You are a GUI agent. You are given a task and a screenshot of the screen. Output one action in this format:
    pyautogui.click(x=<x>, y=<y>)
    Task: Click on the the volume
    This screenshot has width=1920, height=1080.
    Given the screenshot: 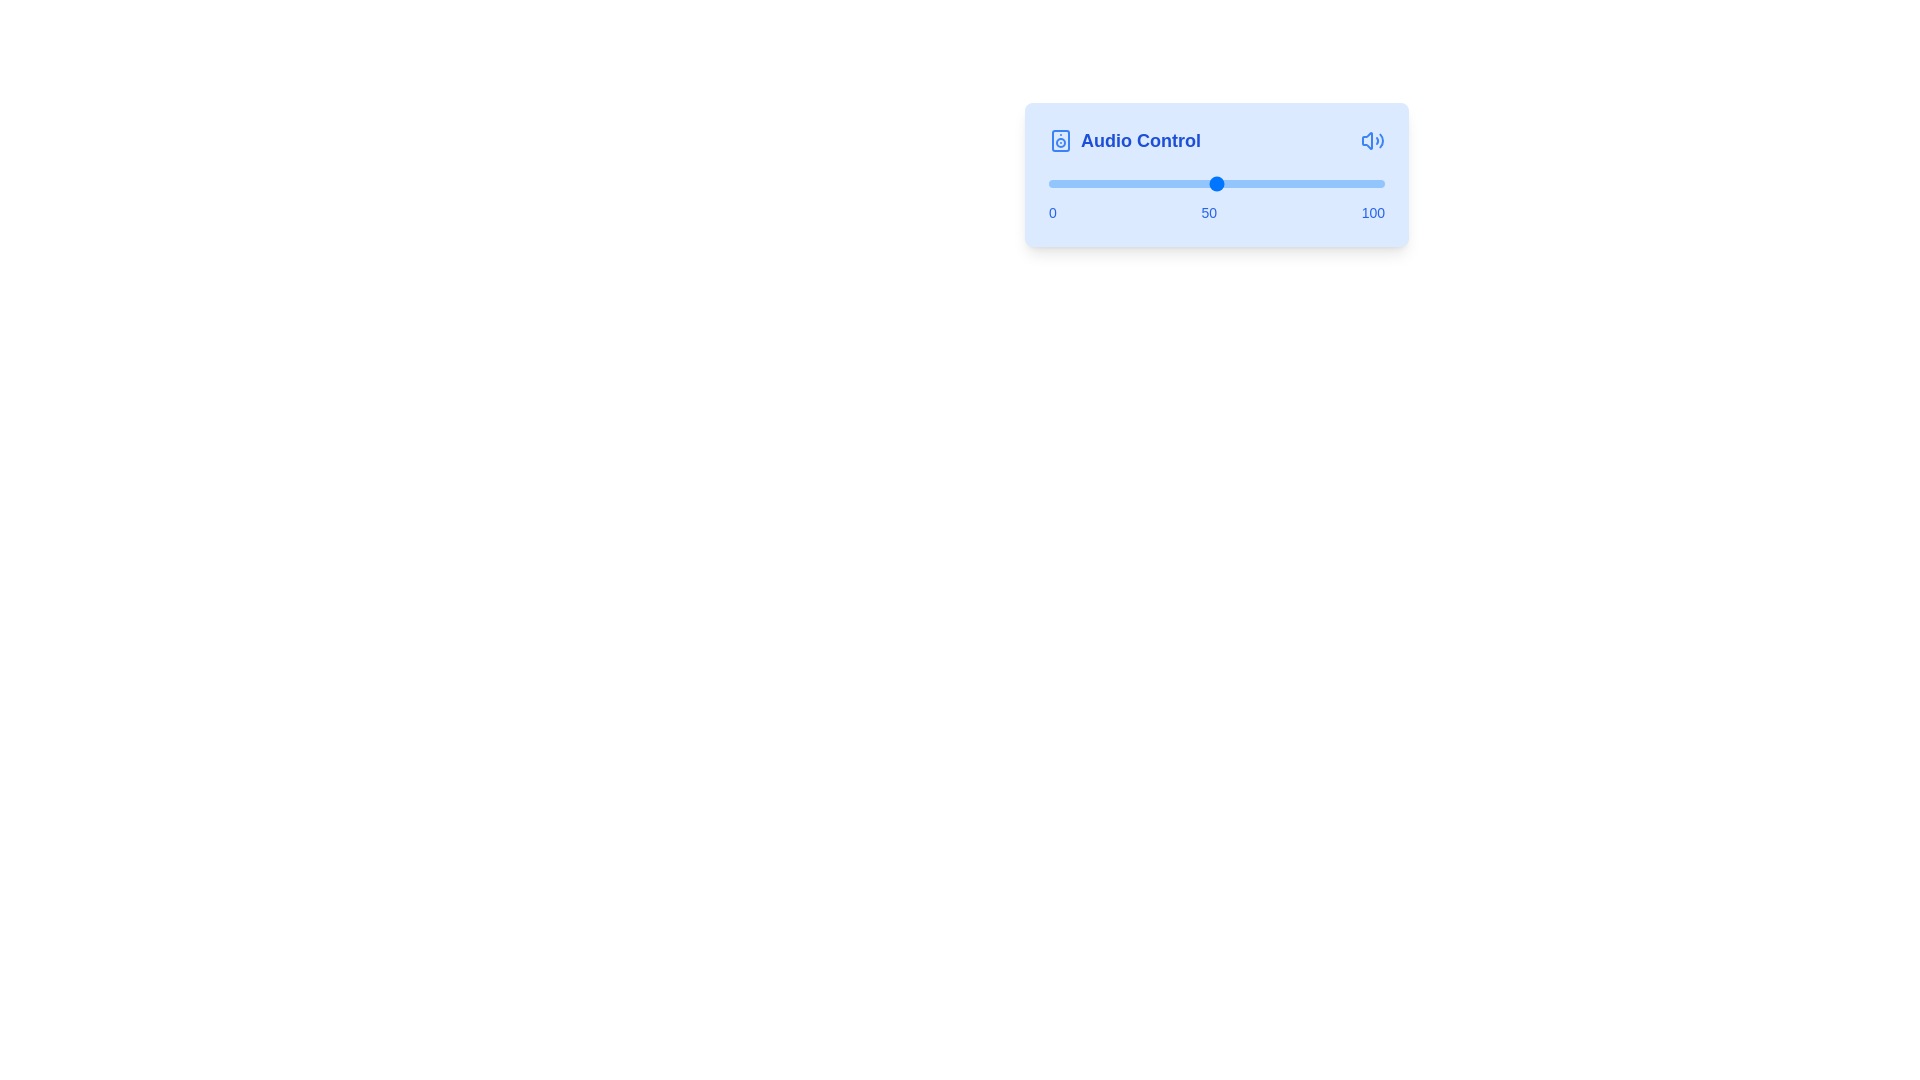 What is the action you would take?
    pyautogui.click(x=1132, y=184)
    